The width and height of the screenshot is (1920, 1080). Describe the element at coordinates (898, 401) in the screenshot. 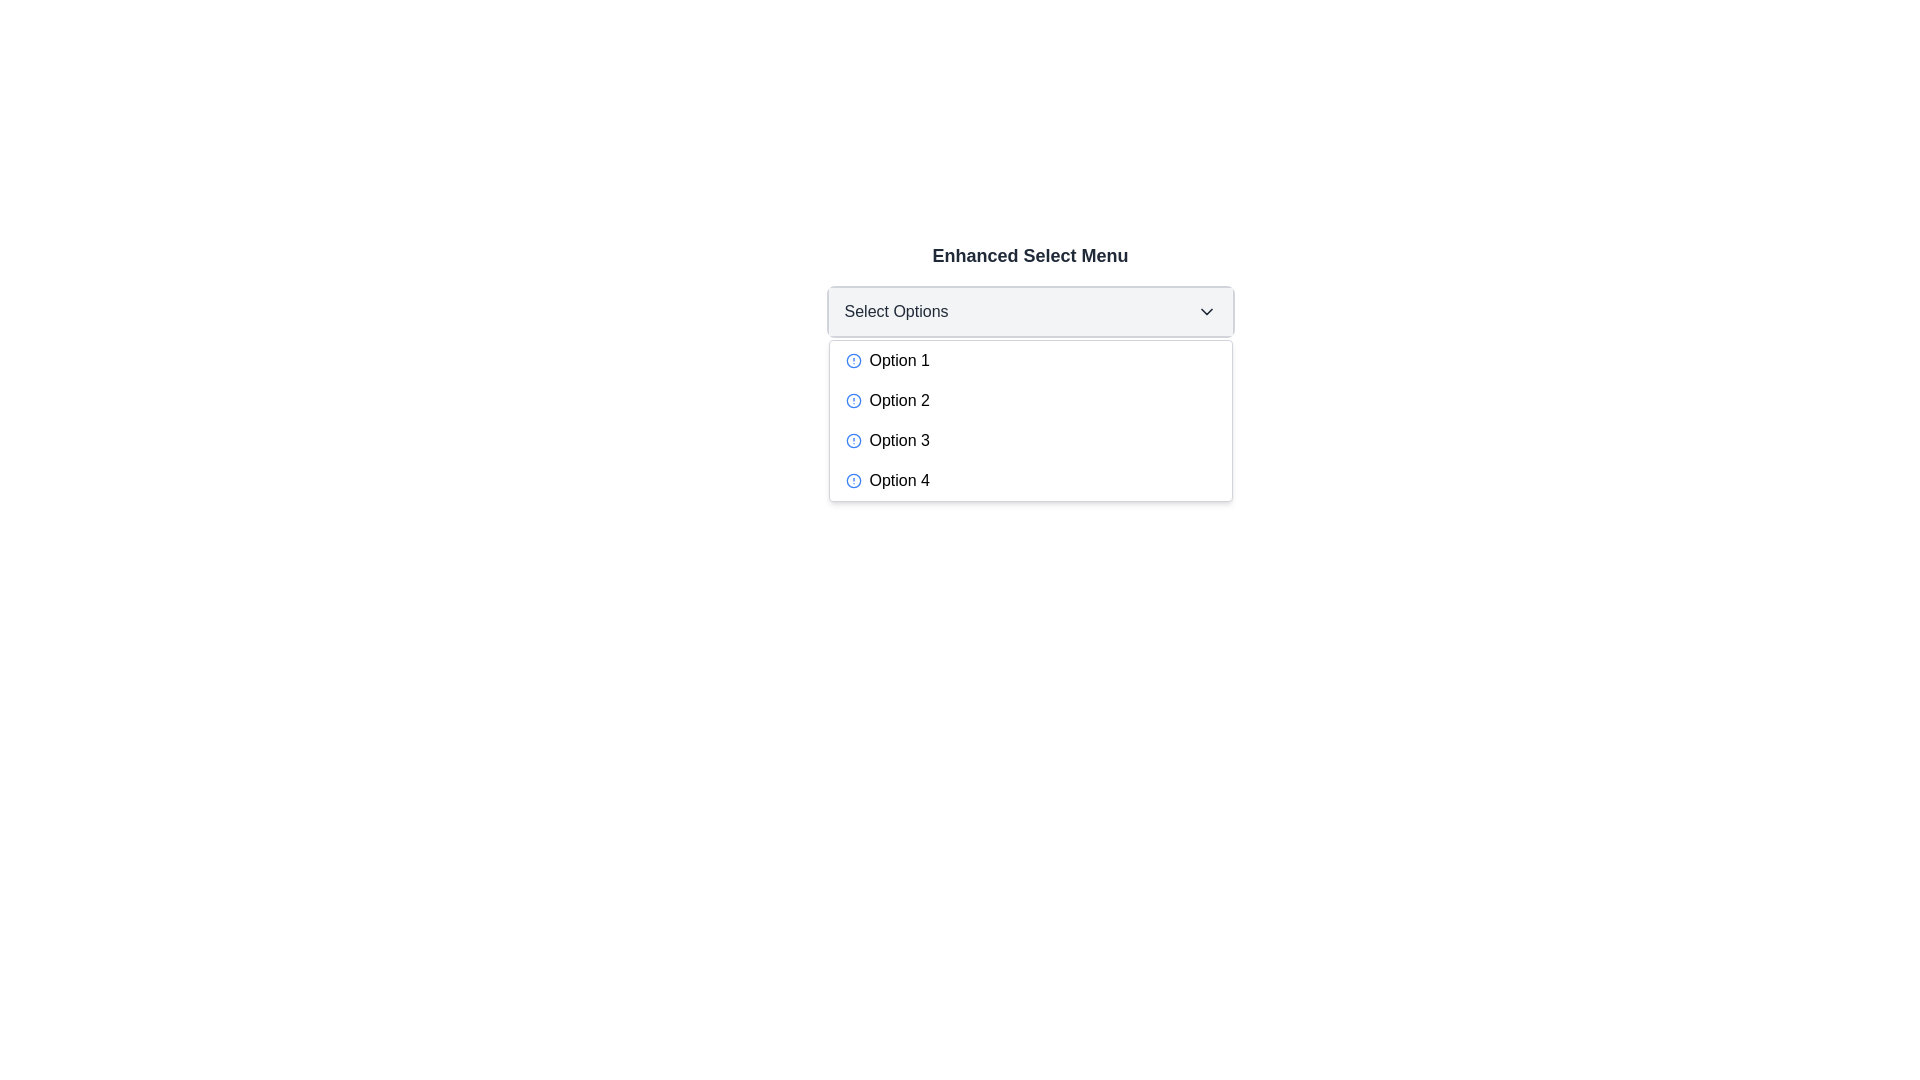

I see `the second selectable option in the dropdown menu` at that location.